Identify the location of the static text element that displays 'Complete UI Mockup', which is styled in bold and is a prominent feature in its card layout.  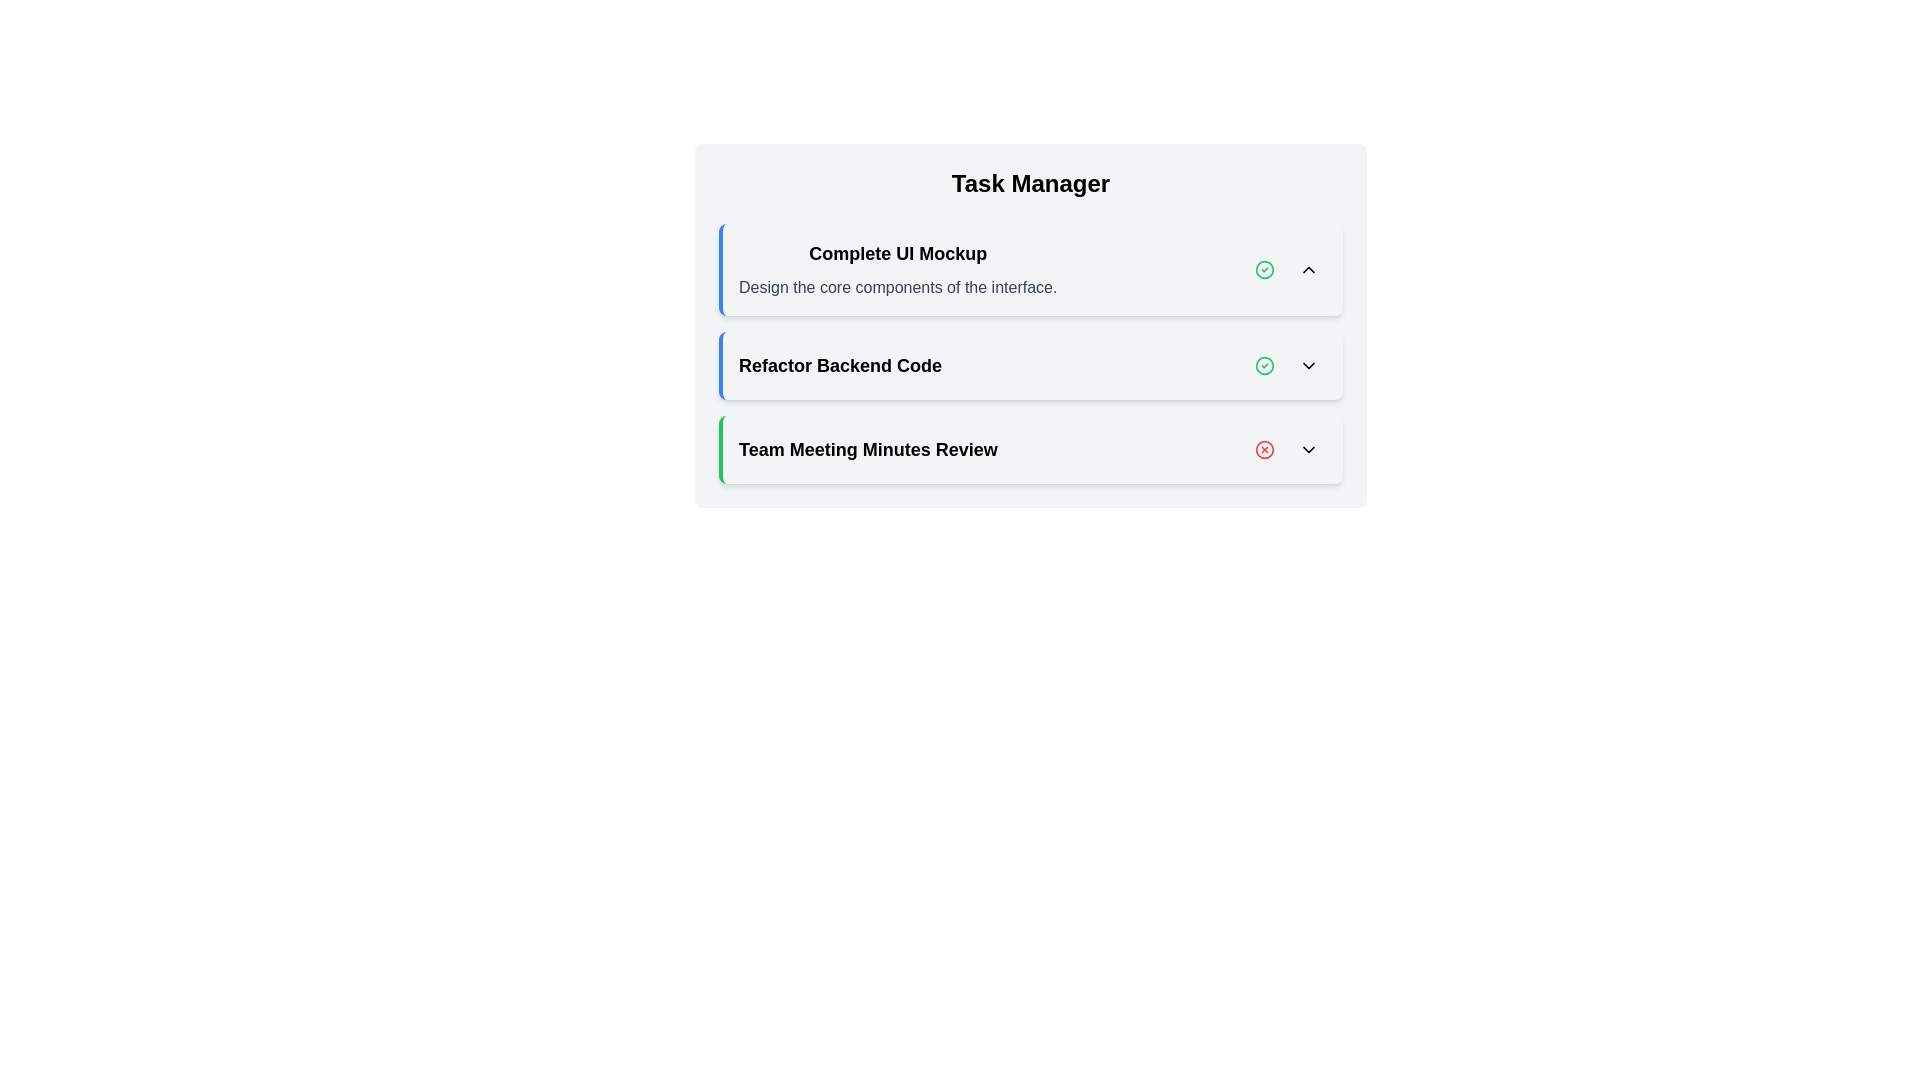
(897, 253).